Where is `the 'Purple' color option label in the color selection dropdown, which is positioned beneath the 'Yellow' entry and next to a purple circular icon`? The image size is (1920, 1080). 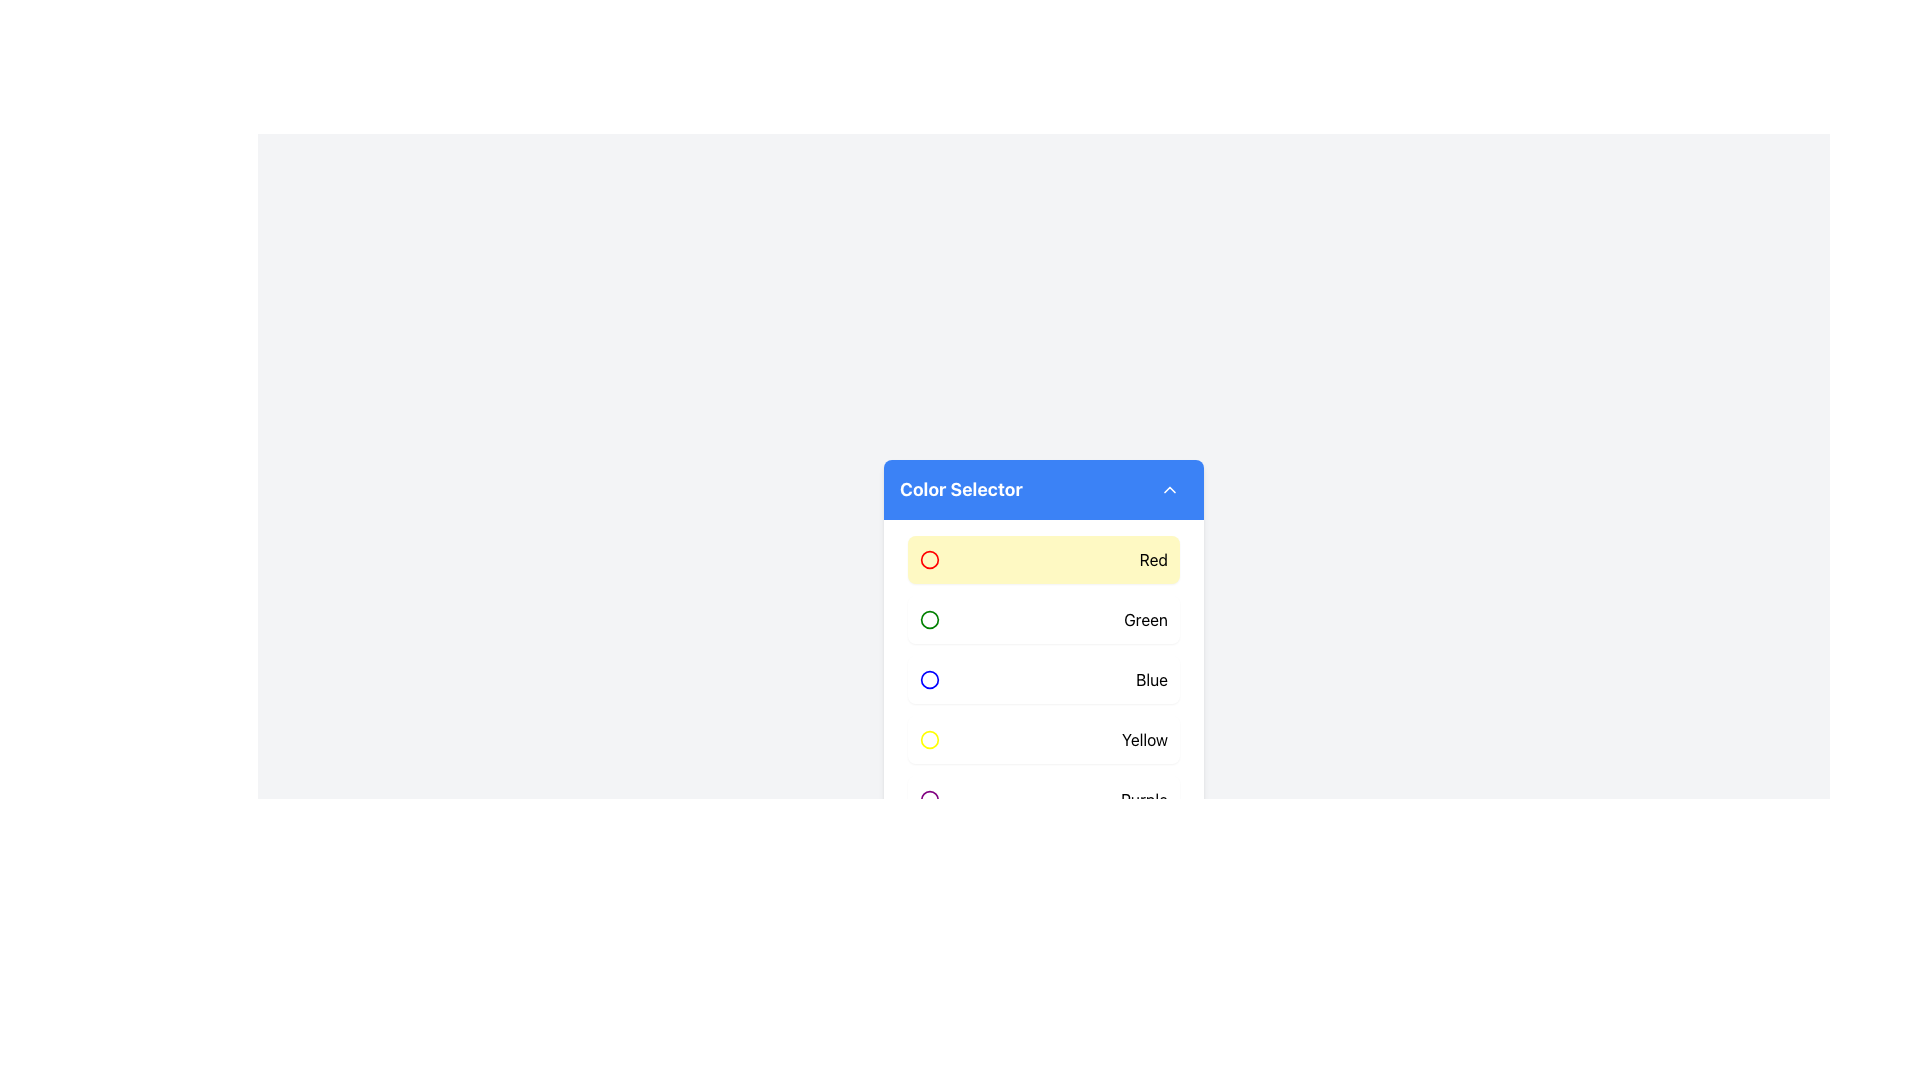 the 'Purple' color option label in the color selection dropdown, which is positioned beneath the 'Yellow' entry and next to a purple circular icon is located at coordinates (1144, 798).